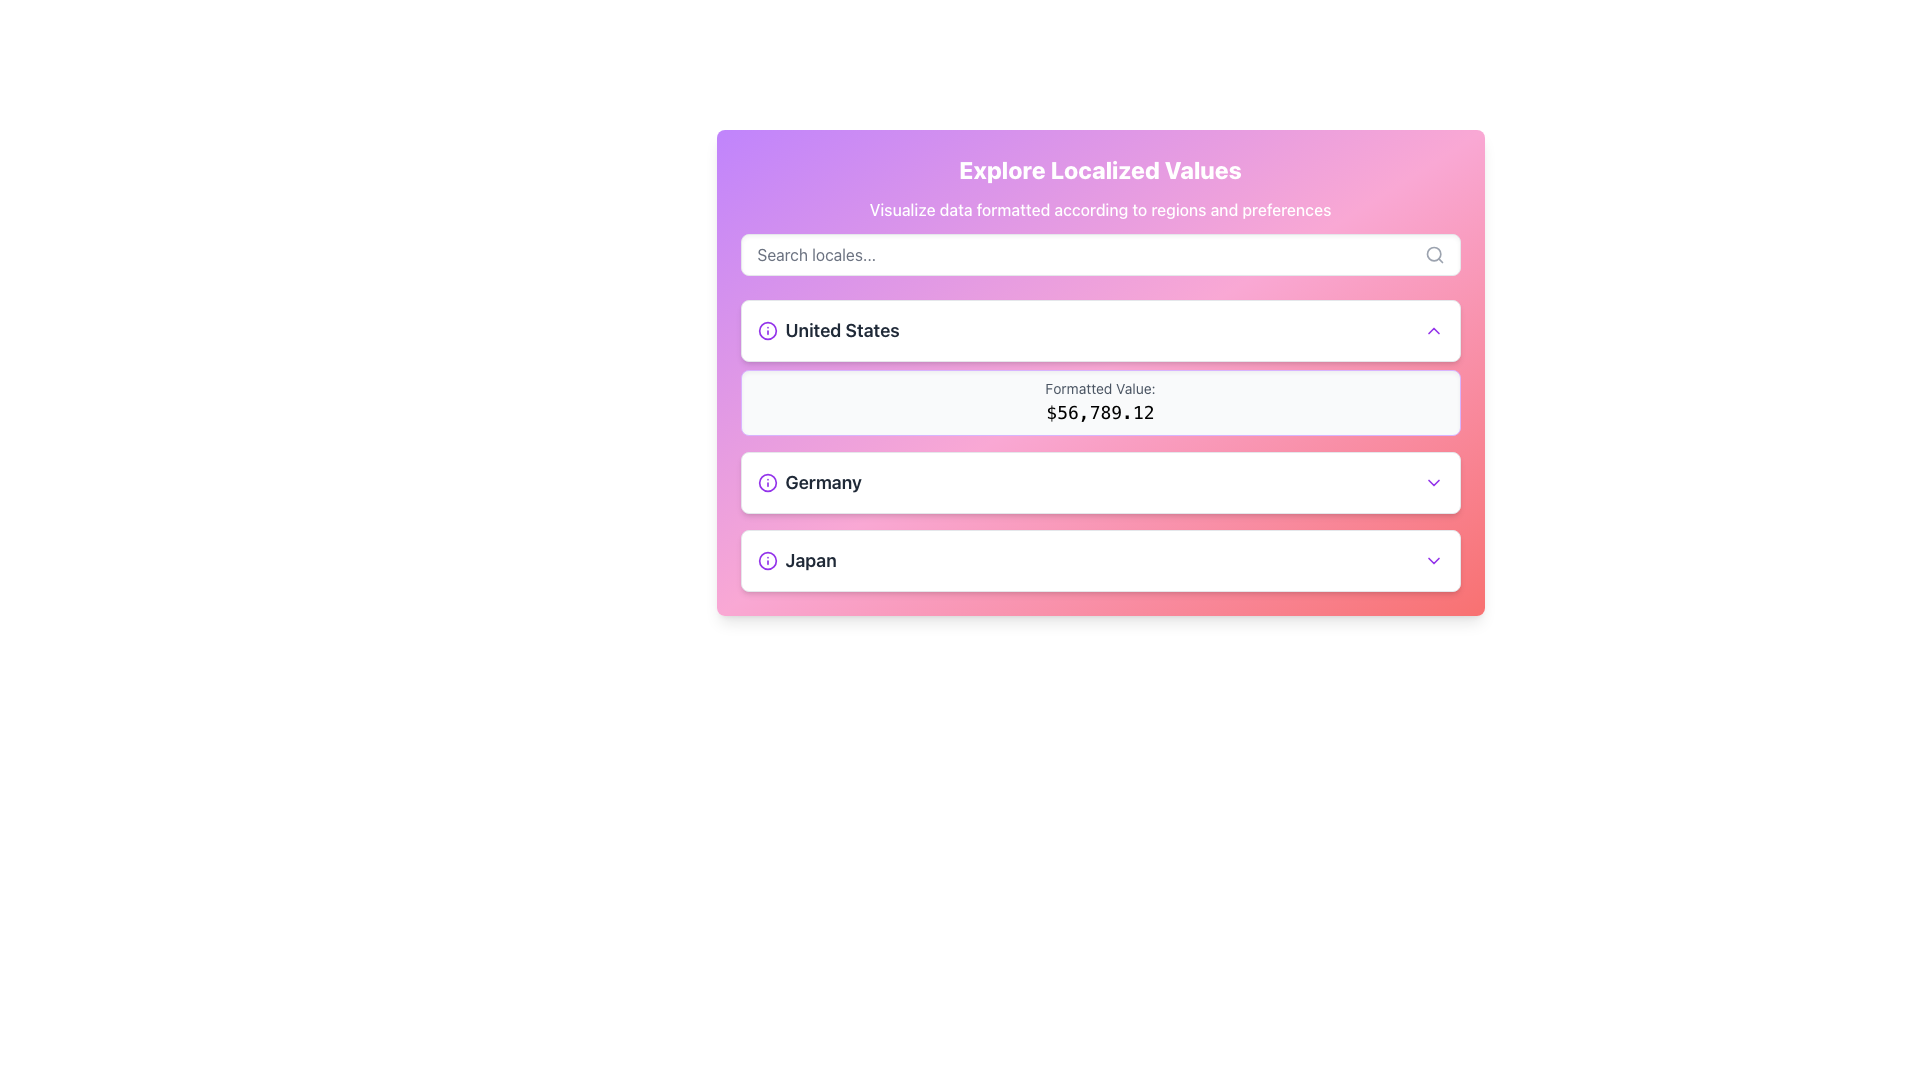 The width and height of the screenshot is (1920, 1080). Describe the element at coordinates (809, 482) in the screenshot. I see `the 'Germany' text element, which is styled in bold and located next to a purple information icon` at that location.